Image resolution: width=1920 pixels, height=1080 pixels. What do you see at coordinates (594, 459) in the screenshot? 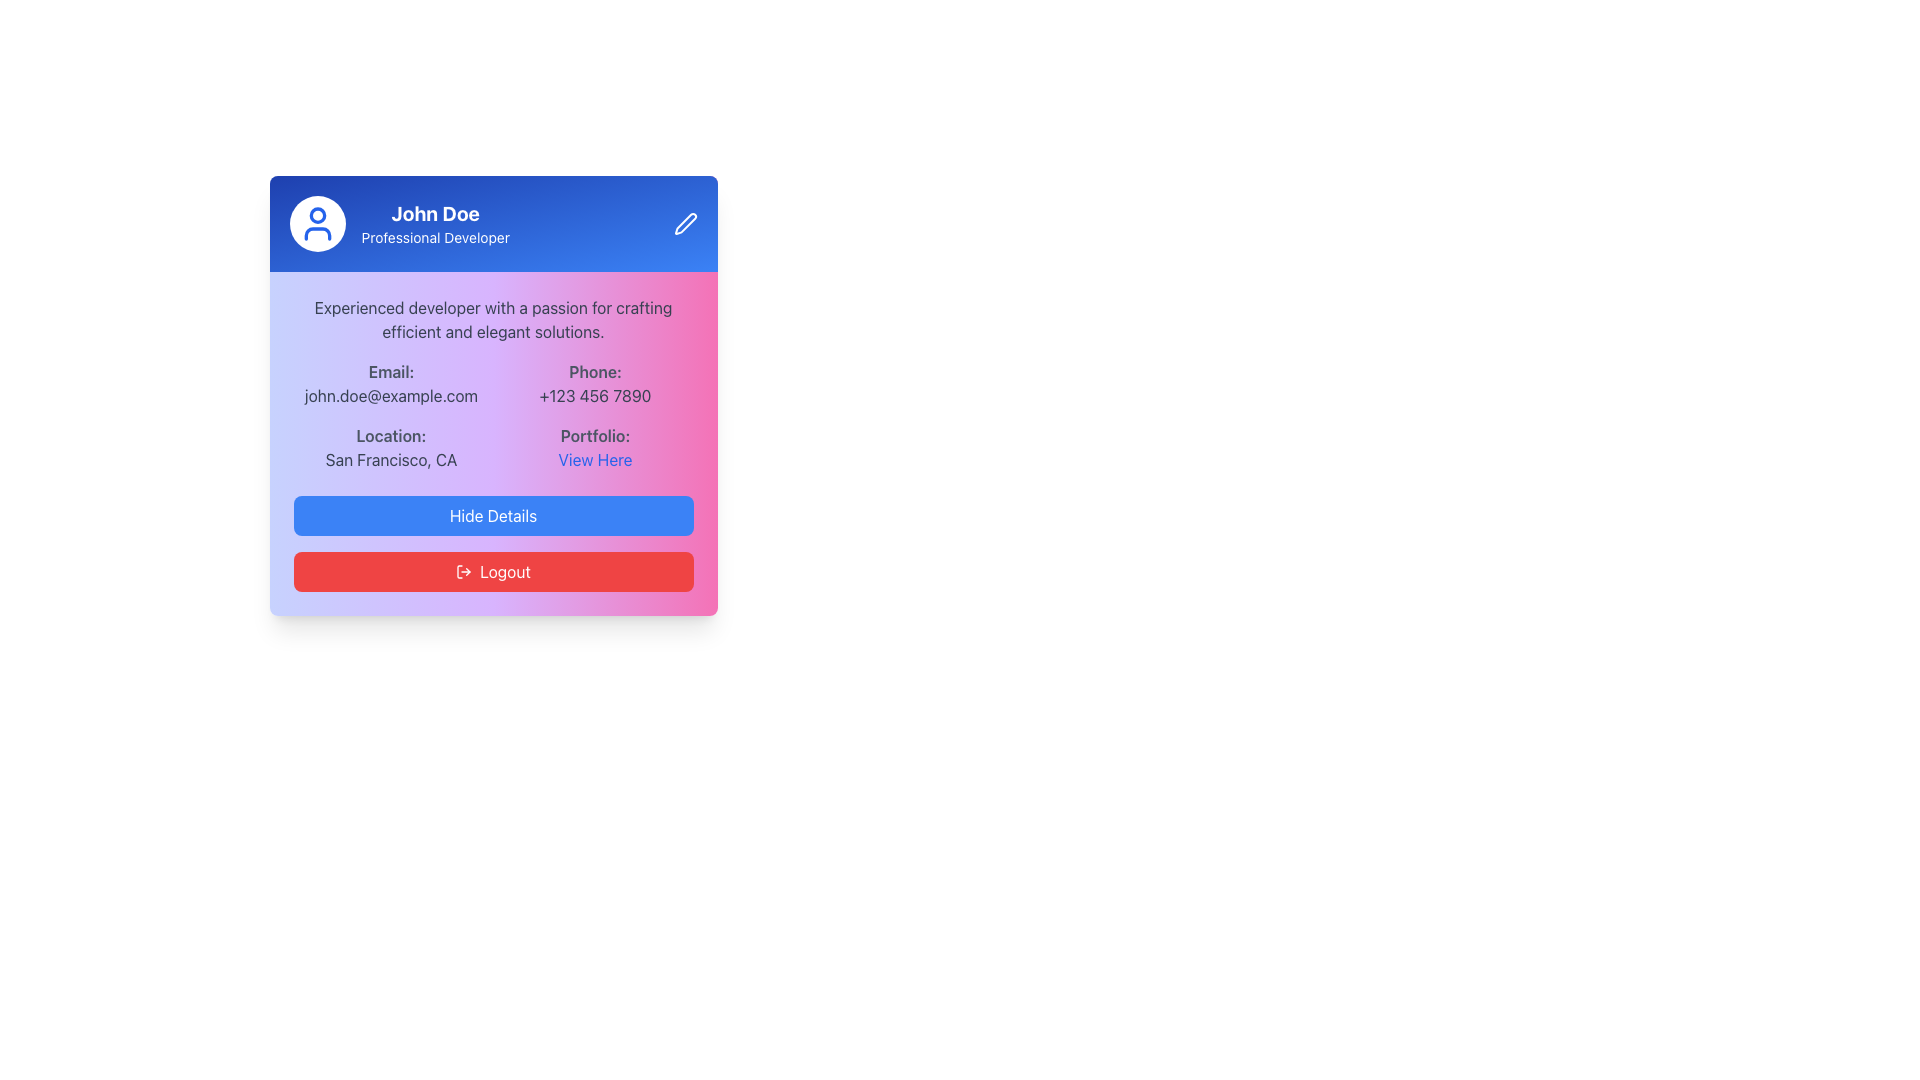
I see `the hyperlink displaying 'View Here' in blue font color with an underline, located below the label 'Portfolio:' in the lower-right section of the card` at bounding box center [594, 459].